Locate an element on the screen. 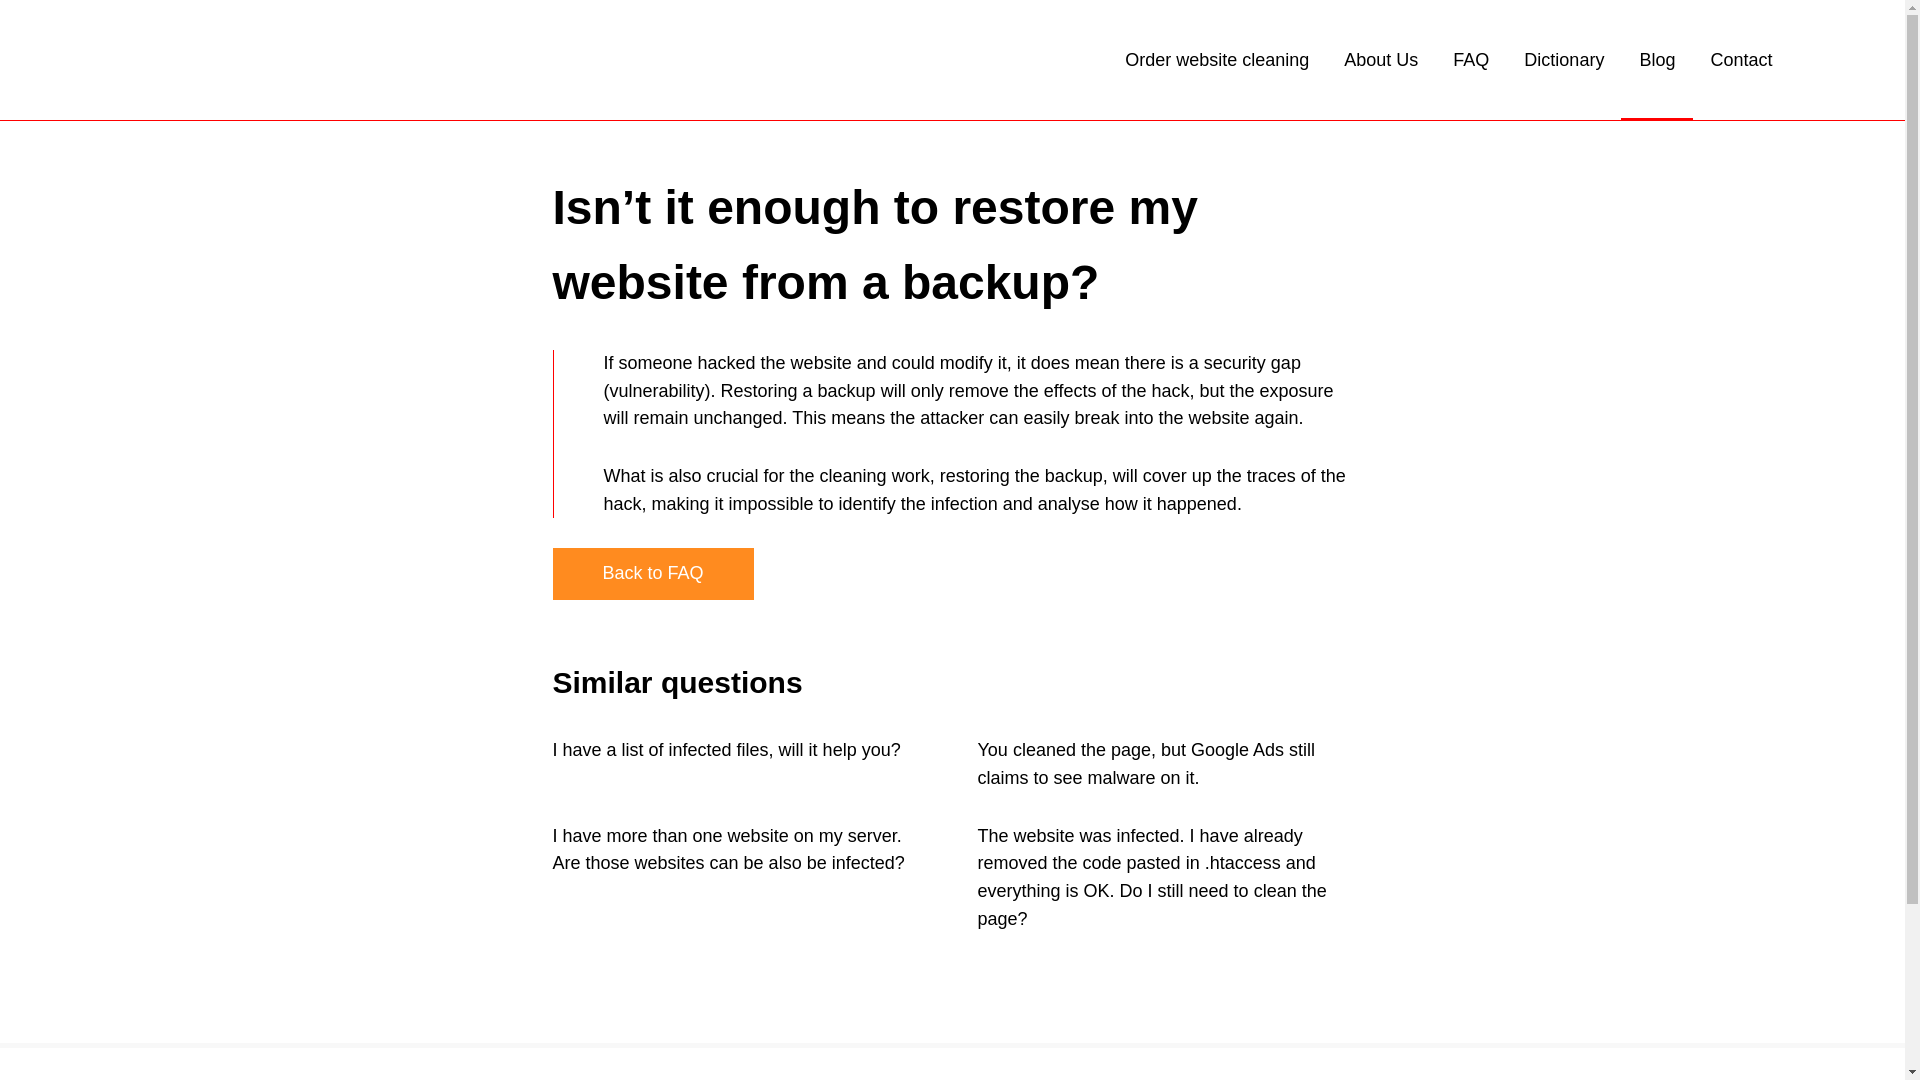  'I have a list of infected files, will it help you?' is located at coordinates (724, 749).